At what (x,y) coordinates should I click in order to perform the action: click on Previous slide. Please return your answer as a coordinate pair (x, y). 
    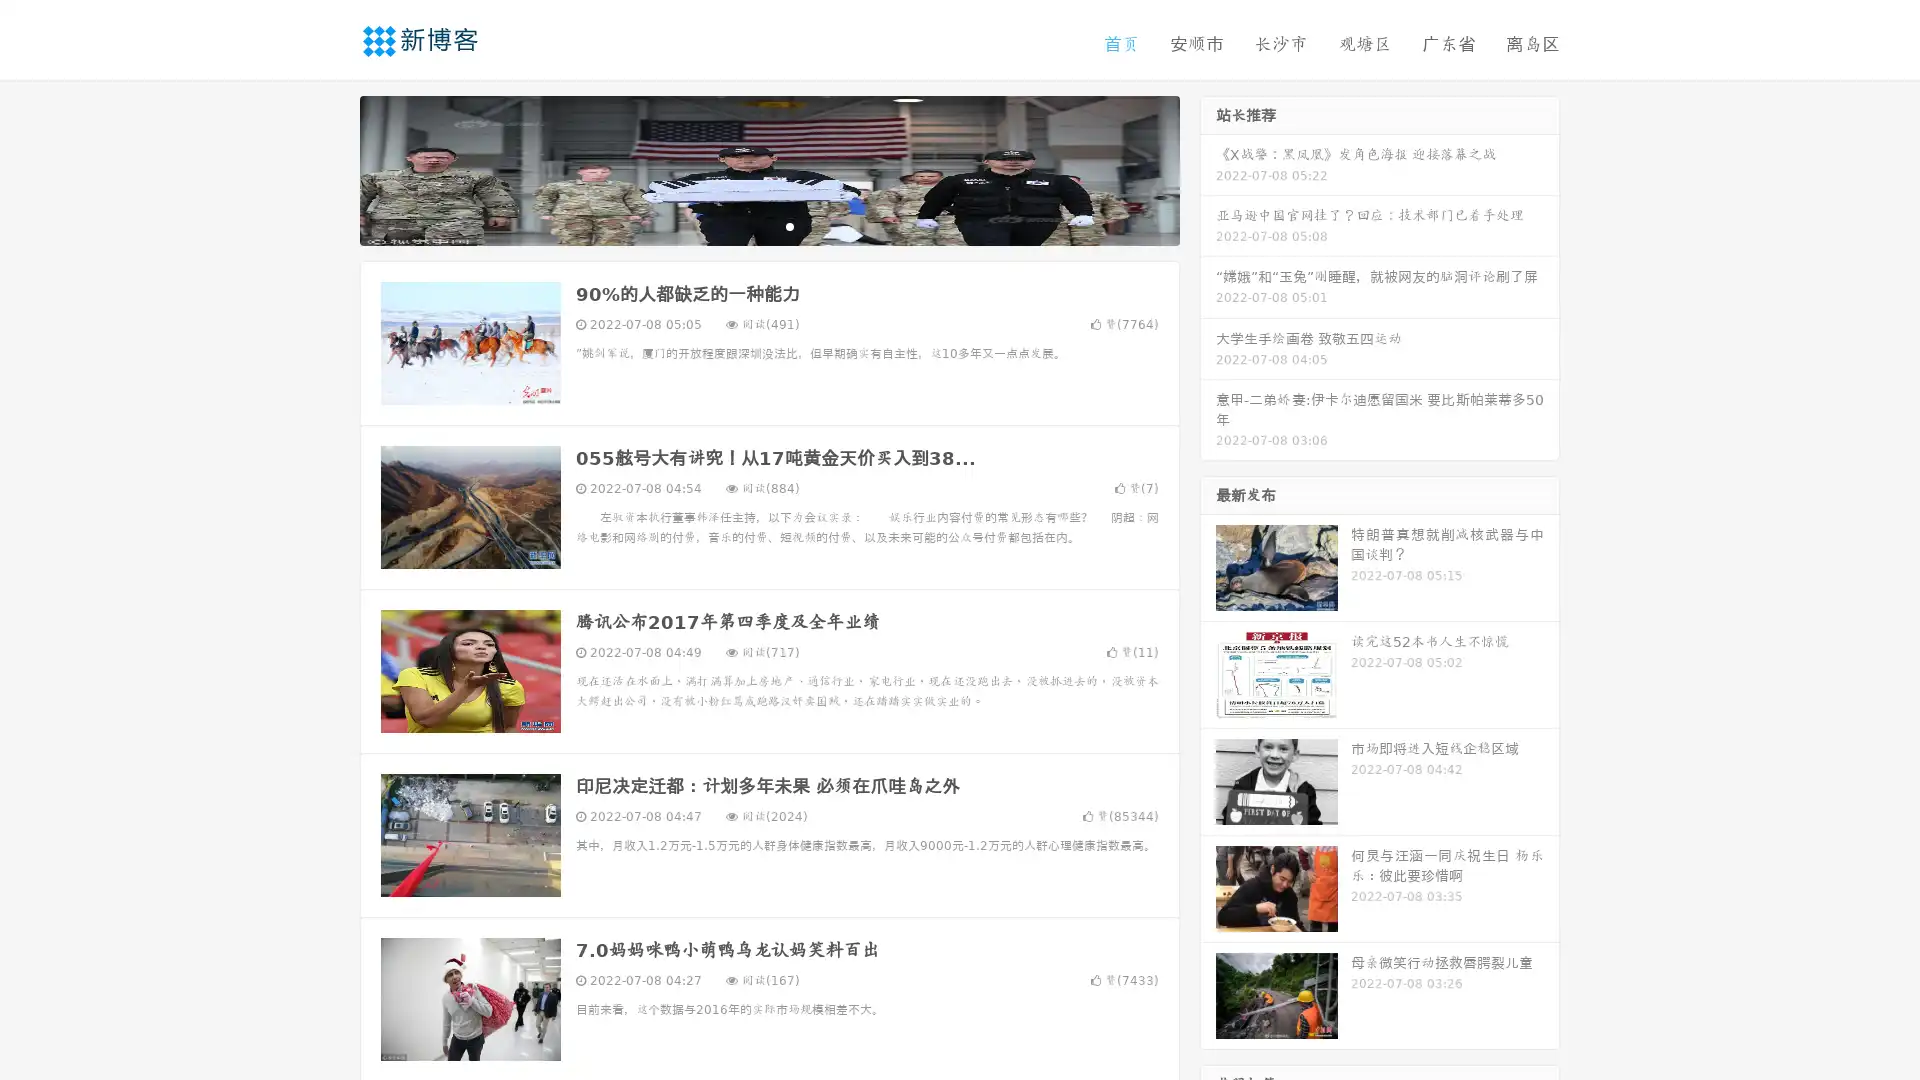
    Looking at the image, I should click on (330, 168).